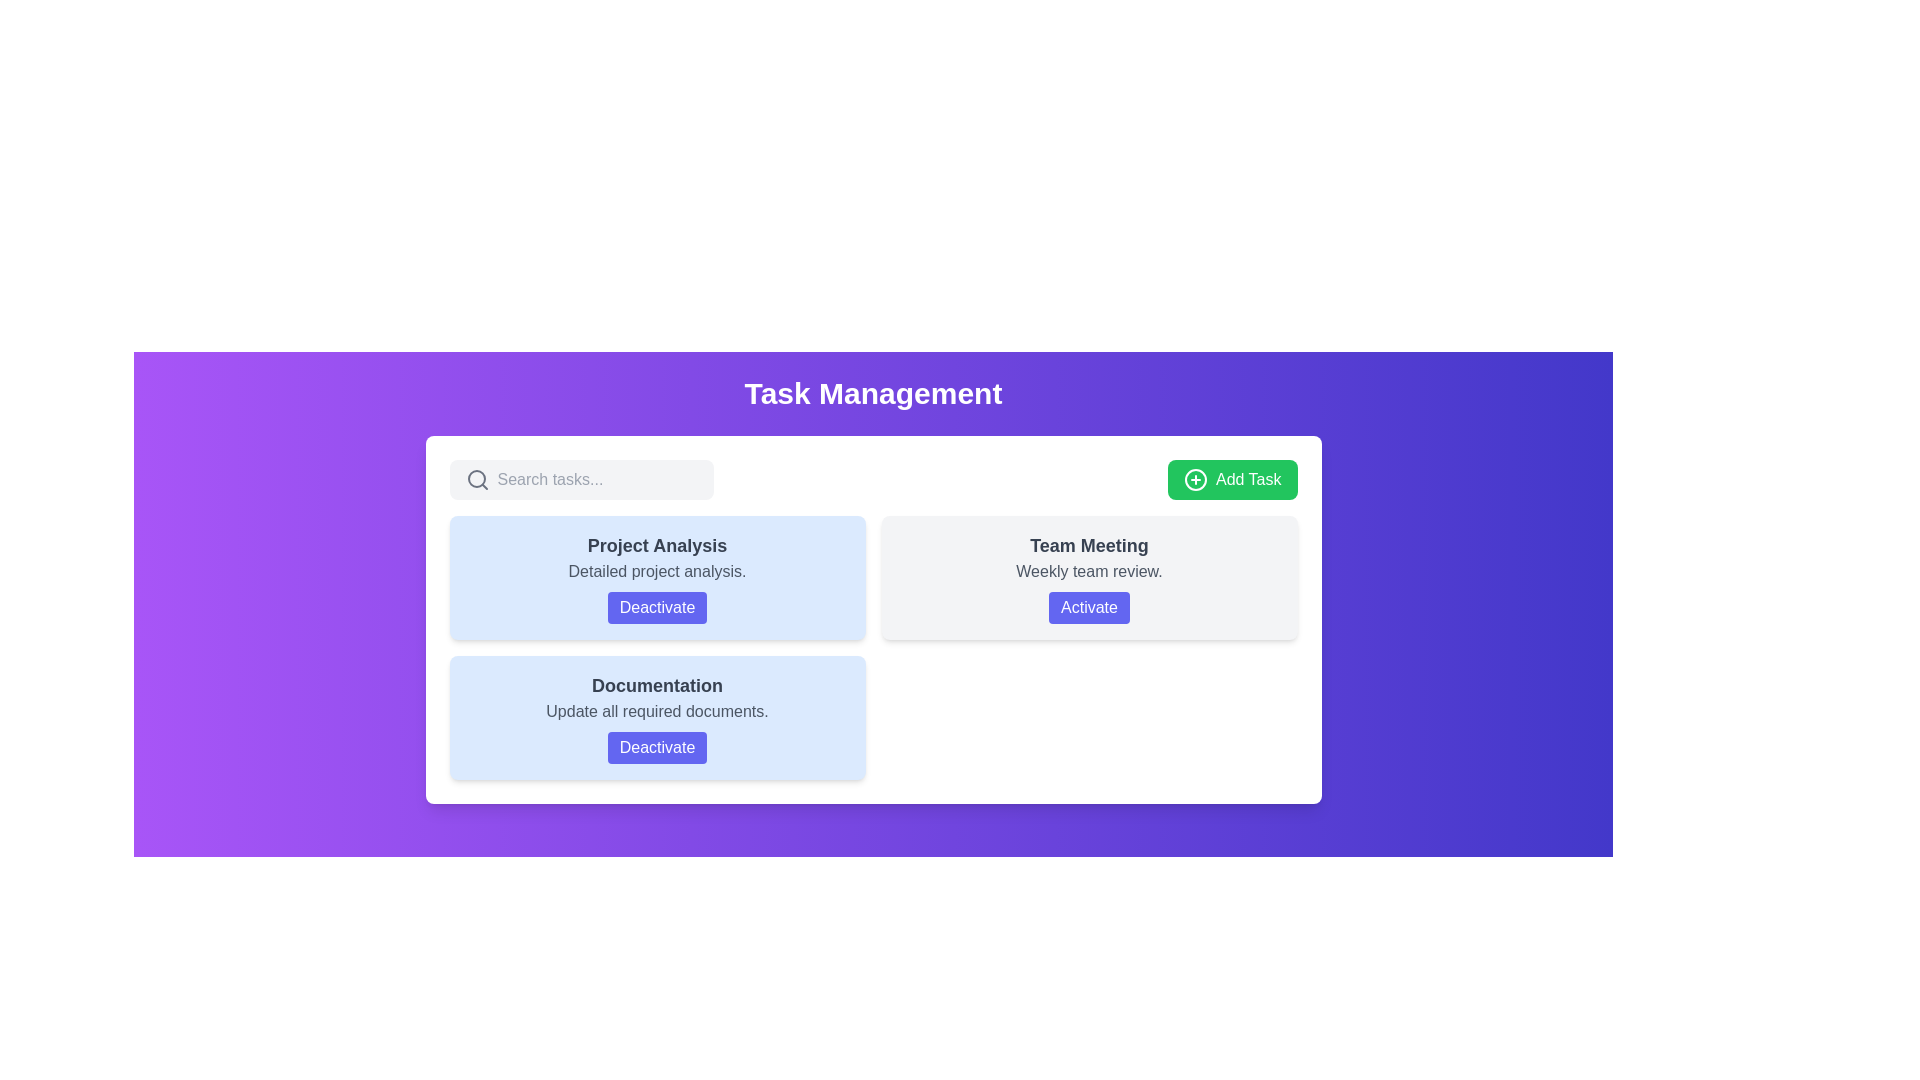 The image size is (1920, 1080). I want to click on the indigo 'Deactivate' button with white text, located in the 'Documentation' card below the 'Update all required documents.' text, so click(657, 748).